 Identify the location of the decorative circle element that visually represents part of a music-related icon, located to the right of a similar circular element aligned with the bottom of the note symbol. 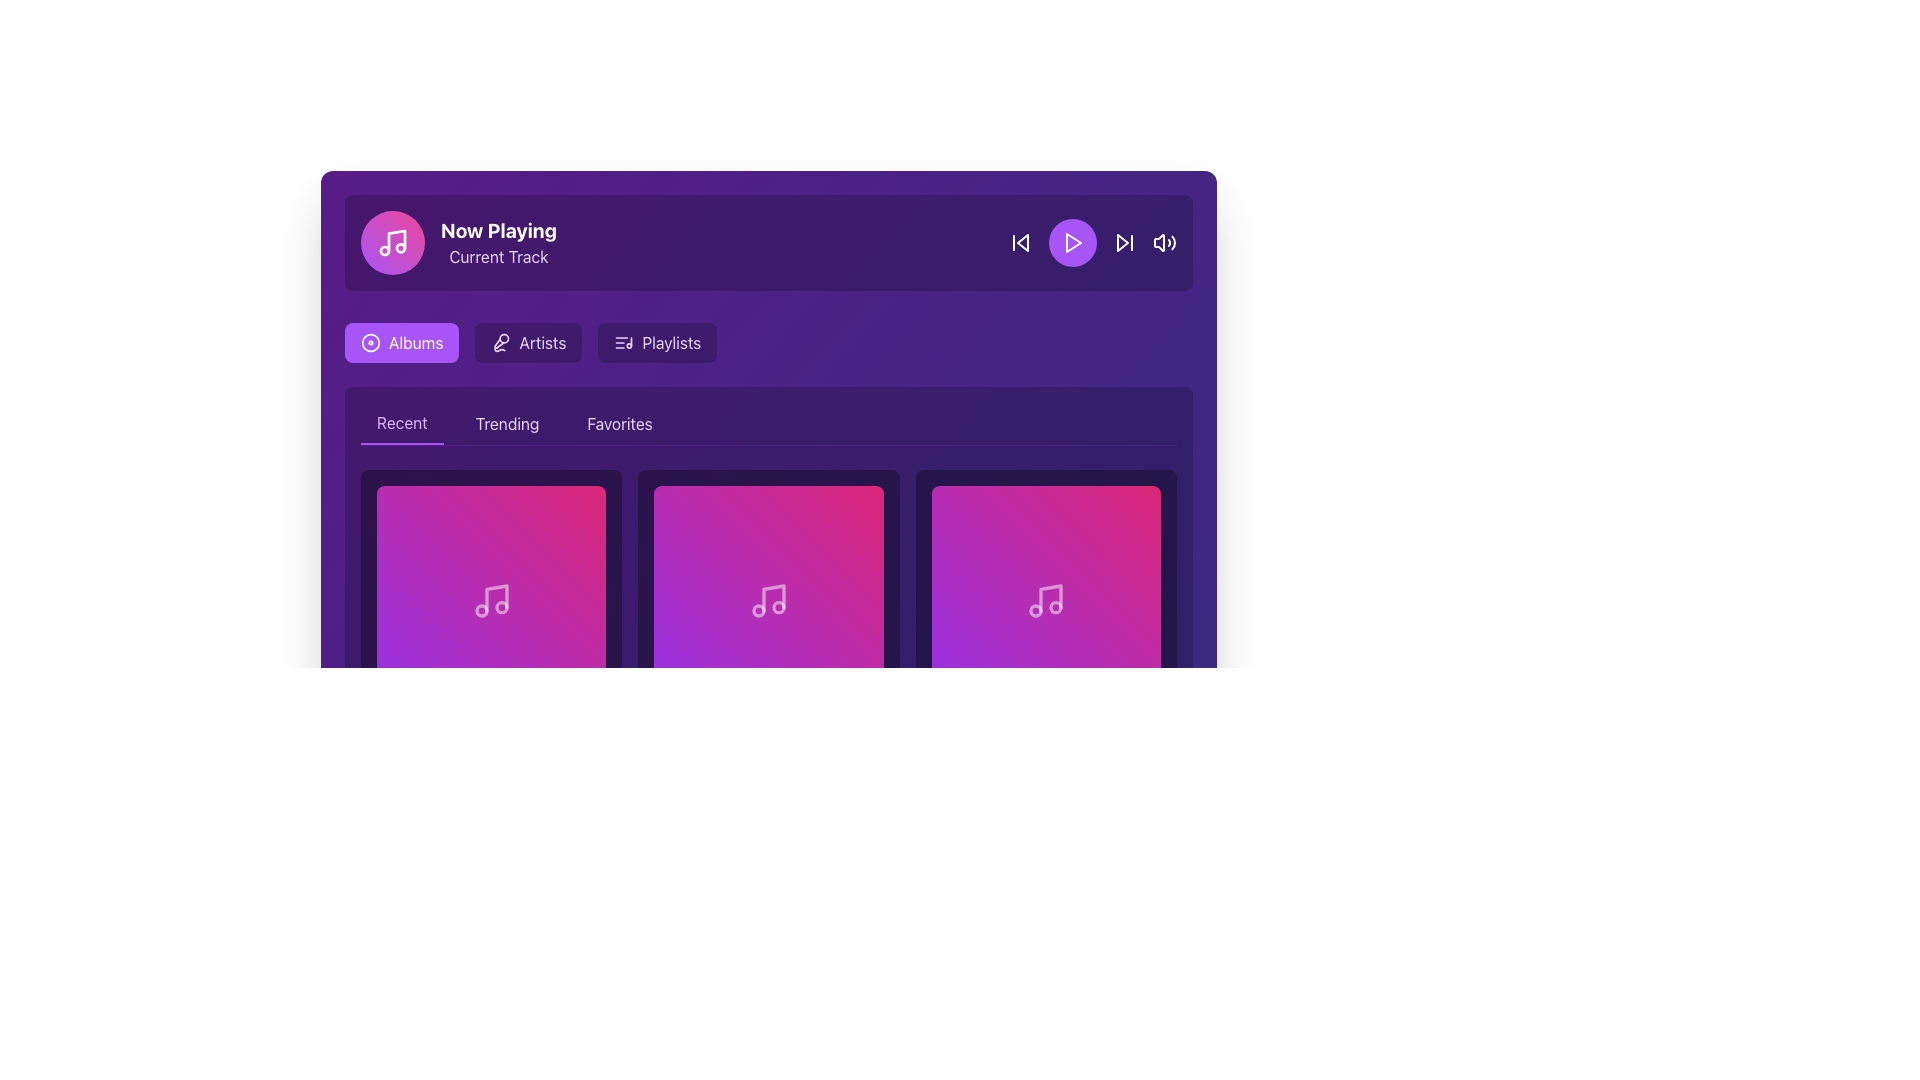
(501, 606).